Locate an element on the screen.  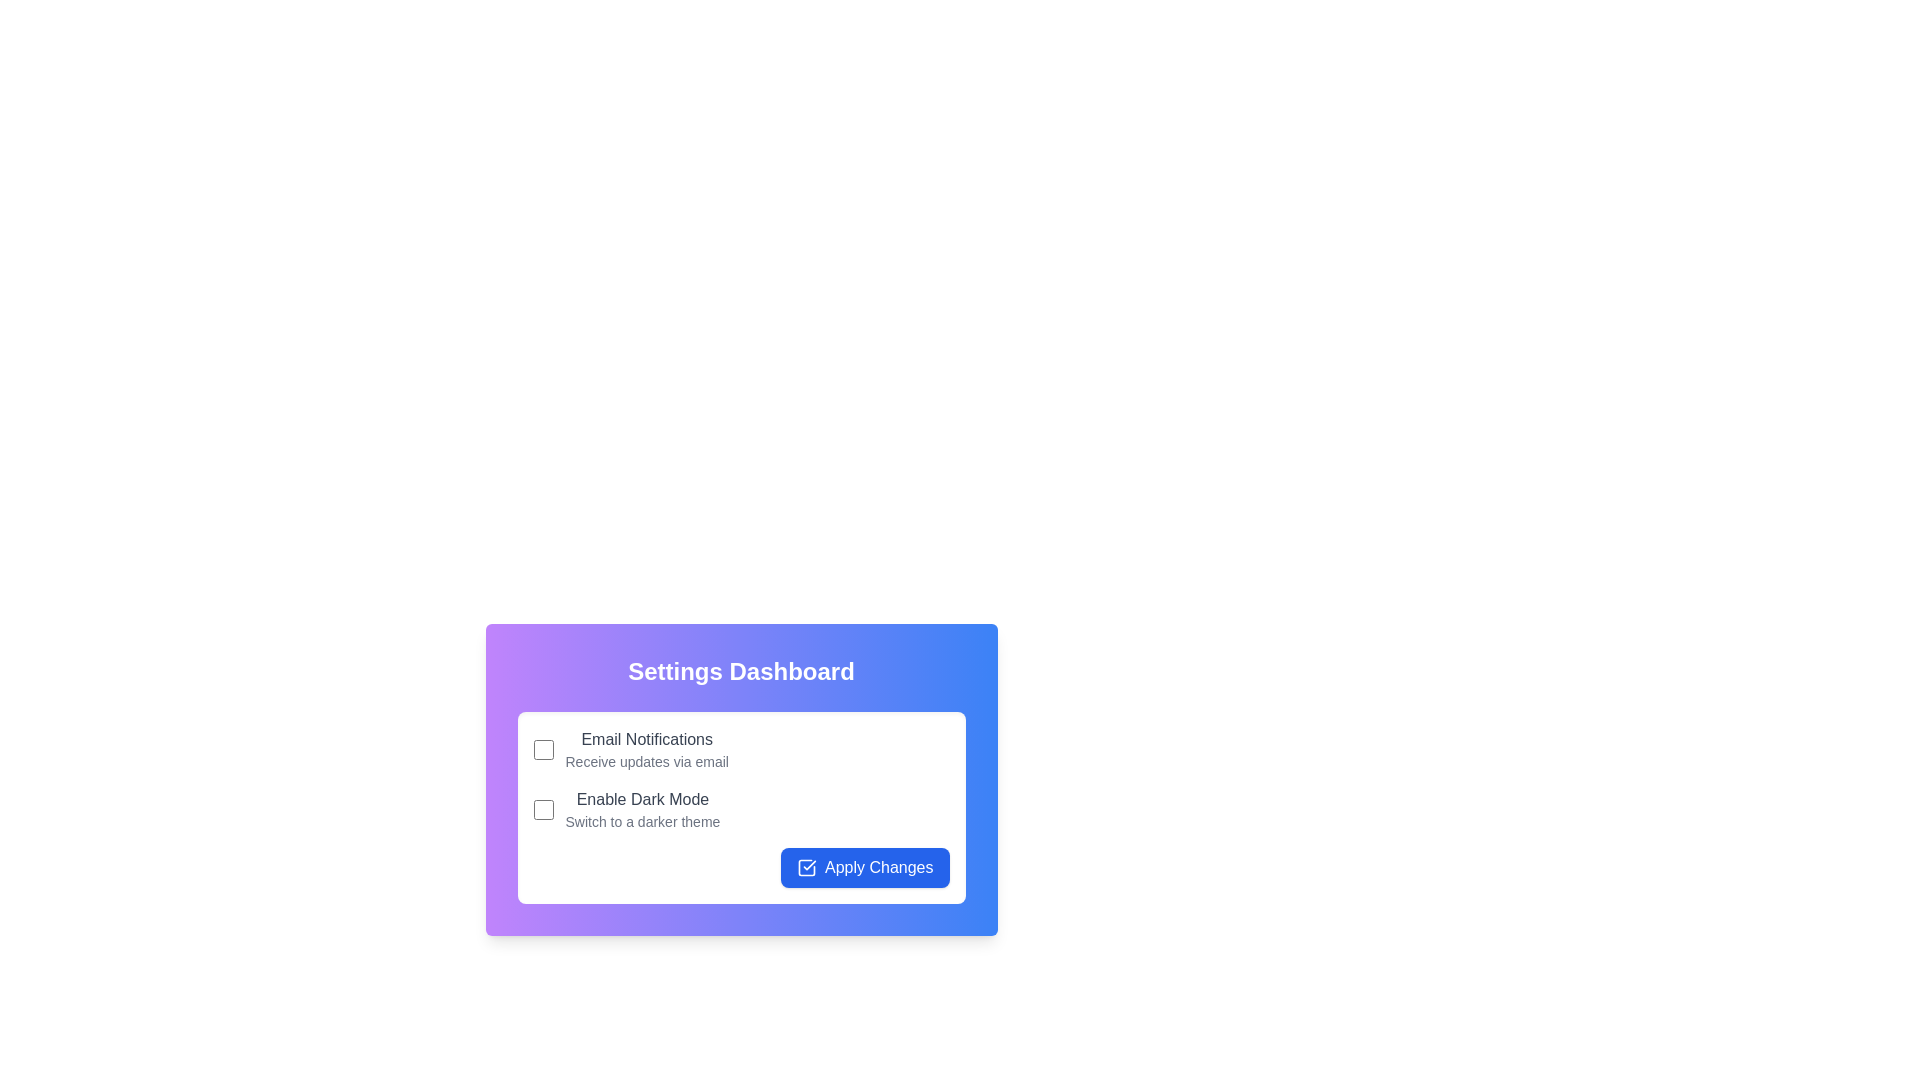
the checkboxes within the settings card component located at the center of the settings dashboard, positioned slightly below the title is located at coordinates (740, 806).